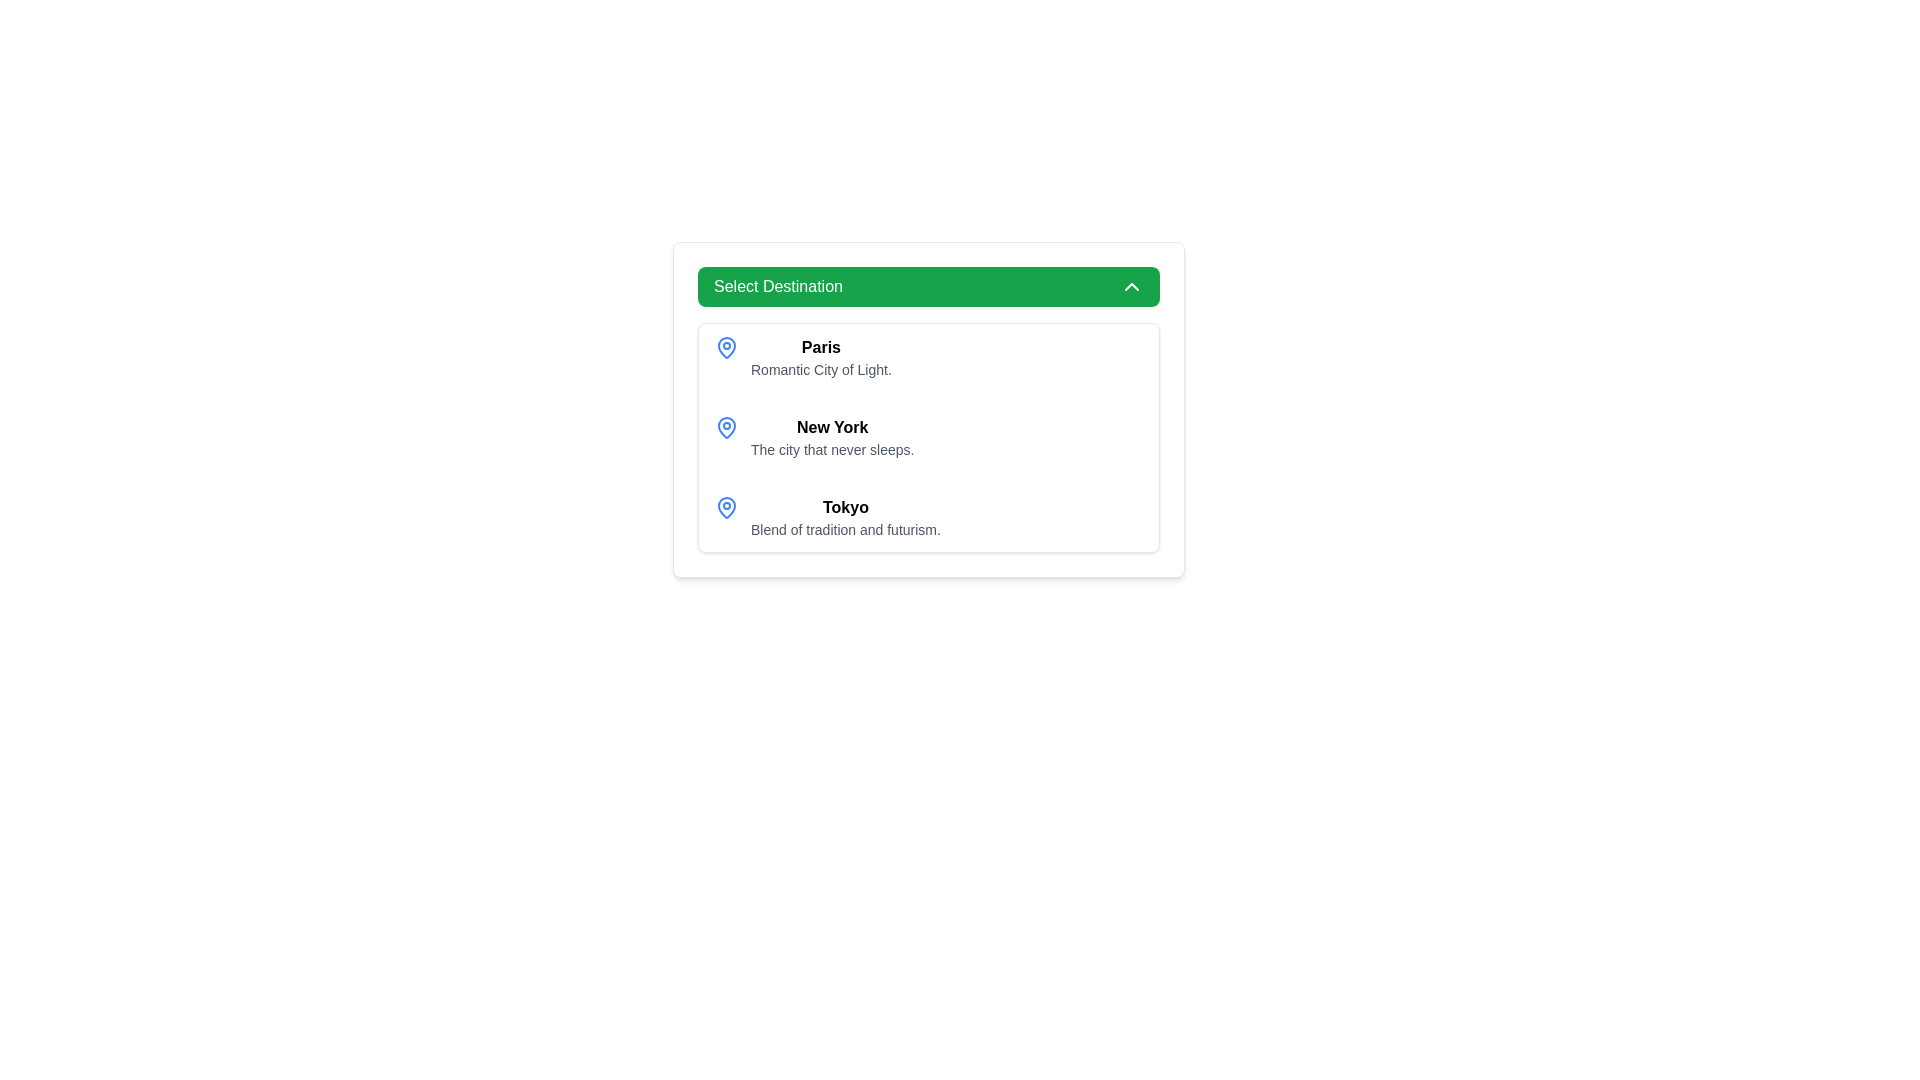 Image resolution: width=1920 pixels, height=1080 pixels. I want to click on descriptive text element that says 'Blend of tradition and futurism.' located below the 'Tokyo' label in the dropdown menu, so click(845, 528).